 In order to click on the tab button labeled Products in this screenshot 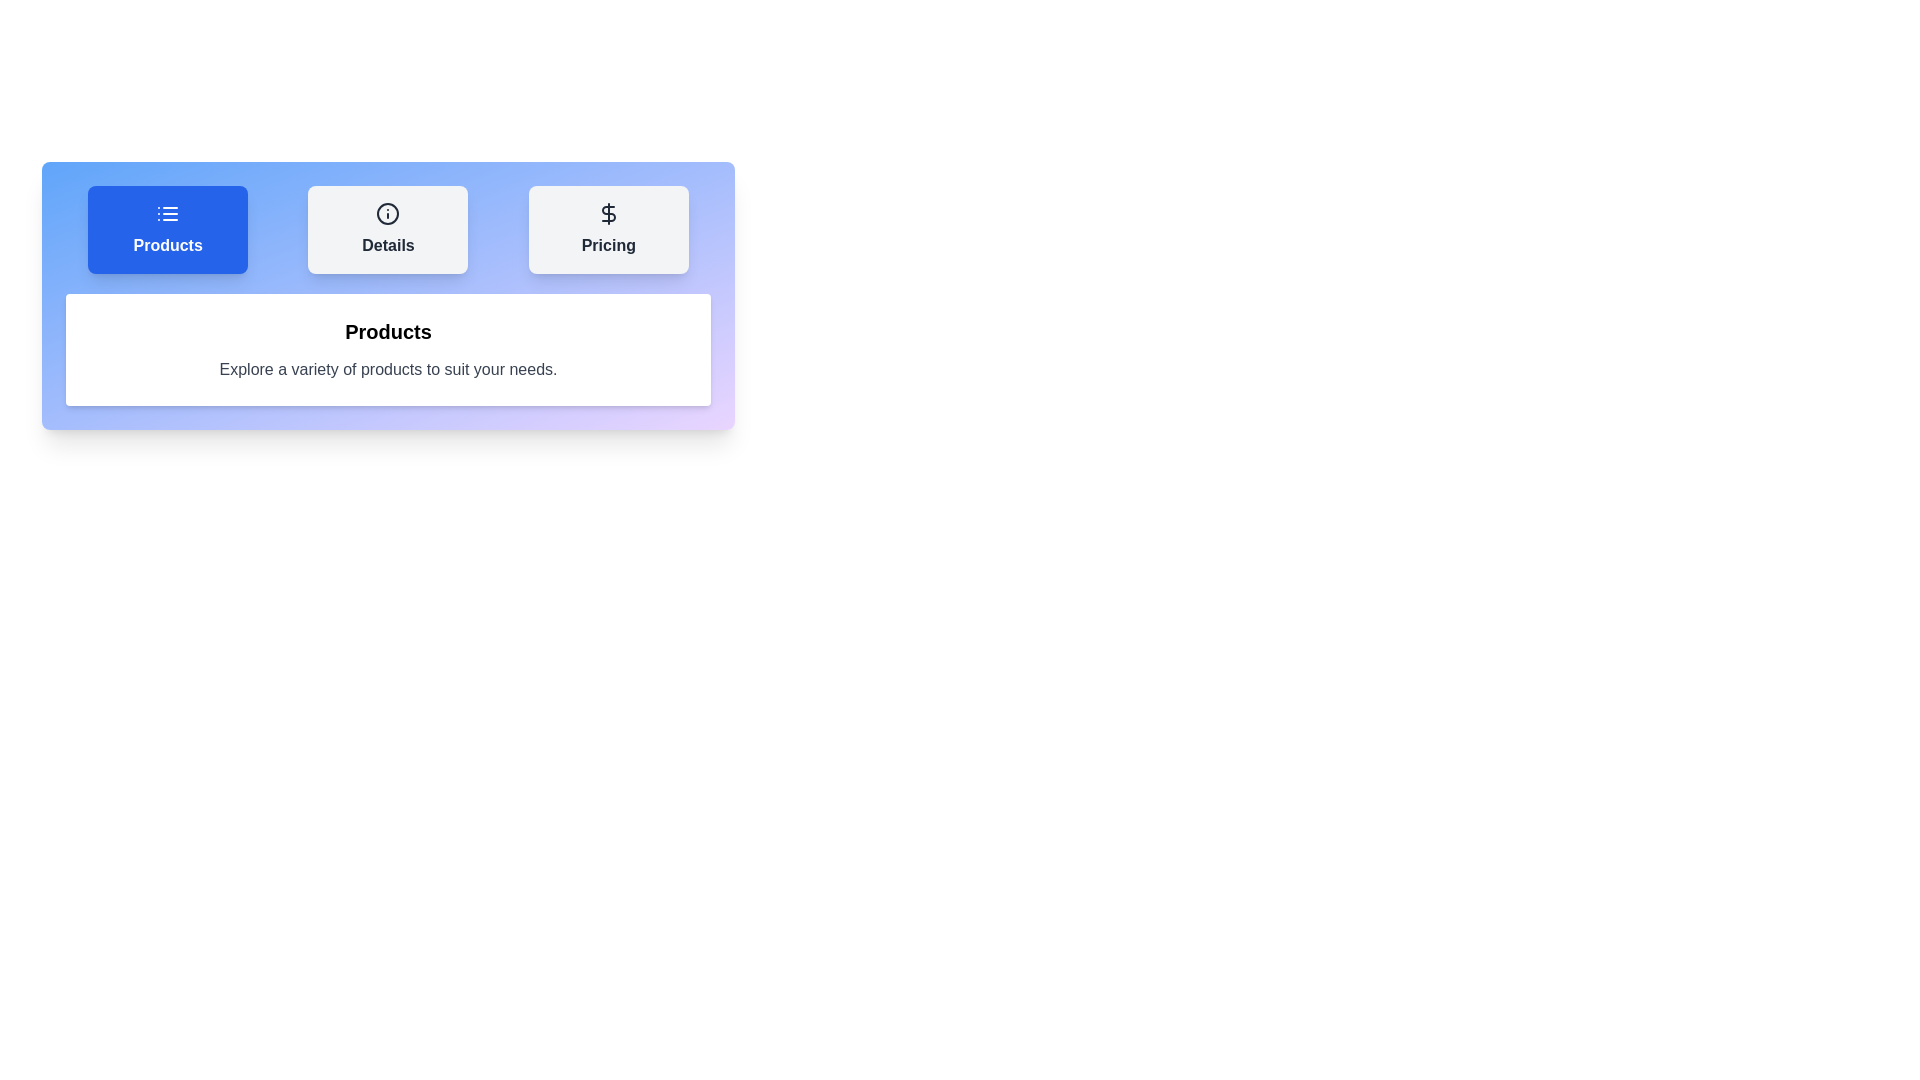, I will do `click(168, 229)`.